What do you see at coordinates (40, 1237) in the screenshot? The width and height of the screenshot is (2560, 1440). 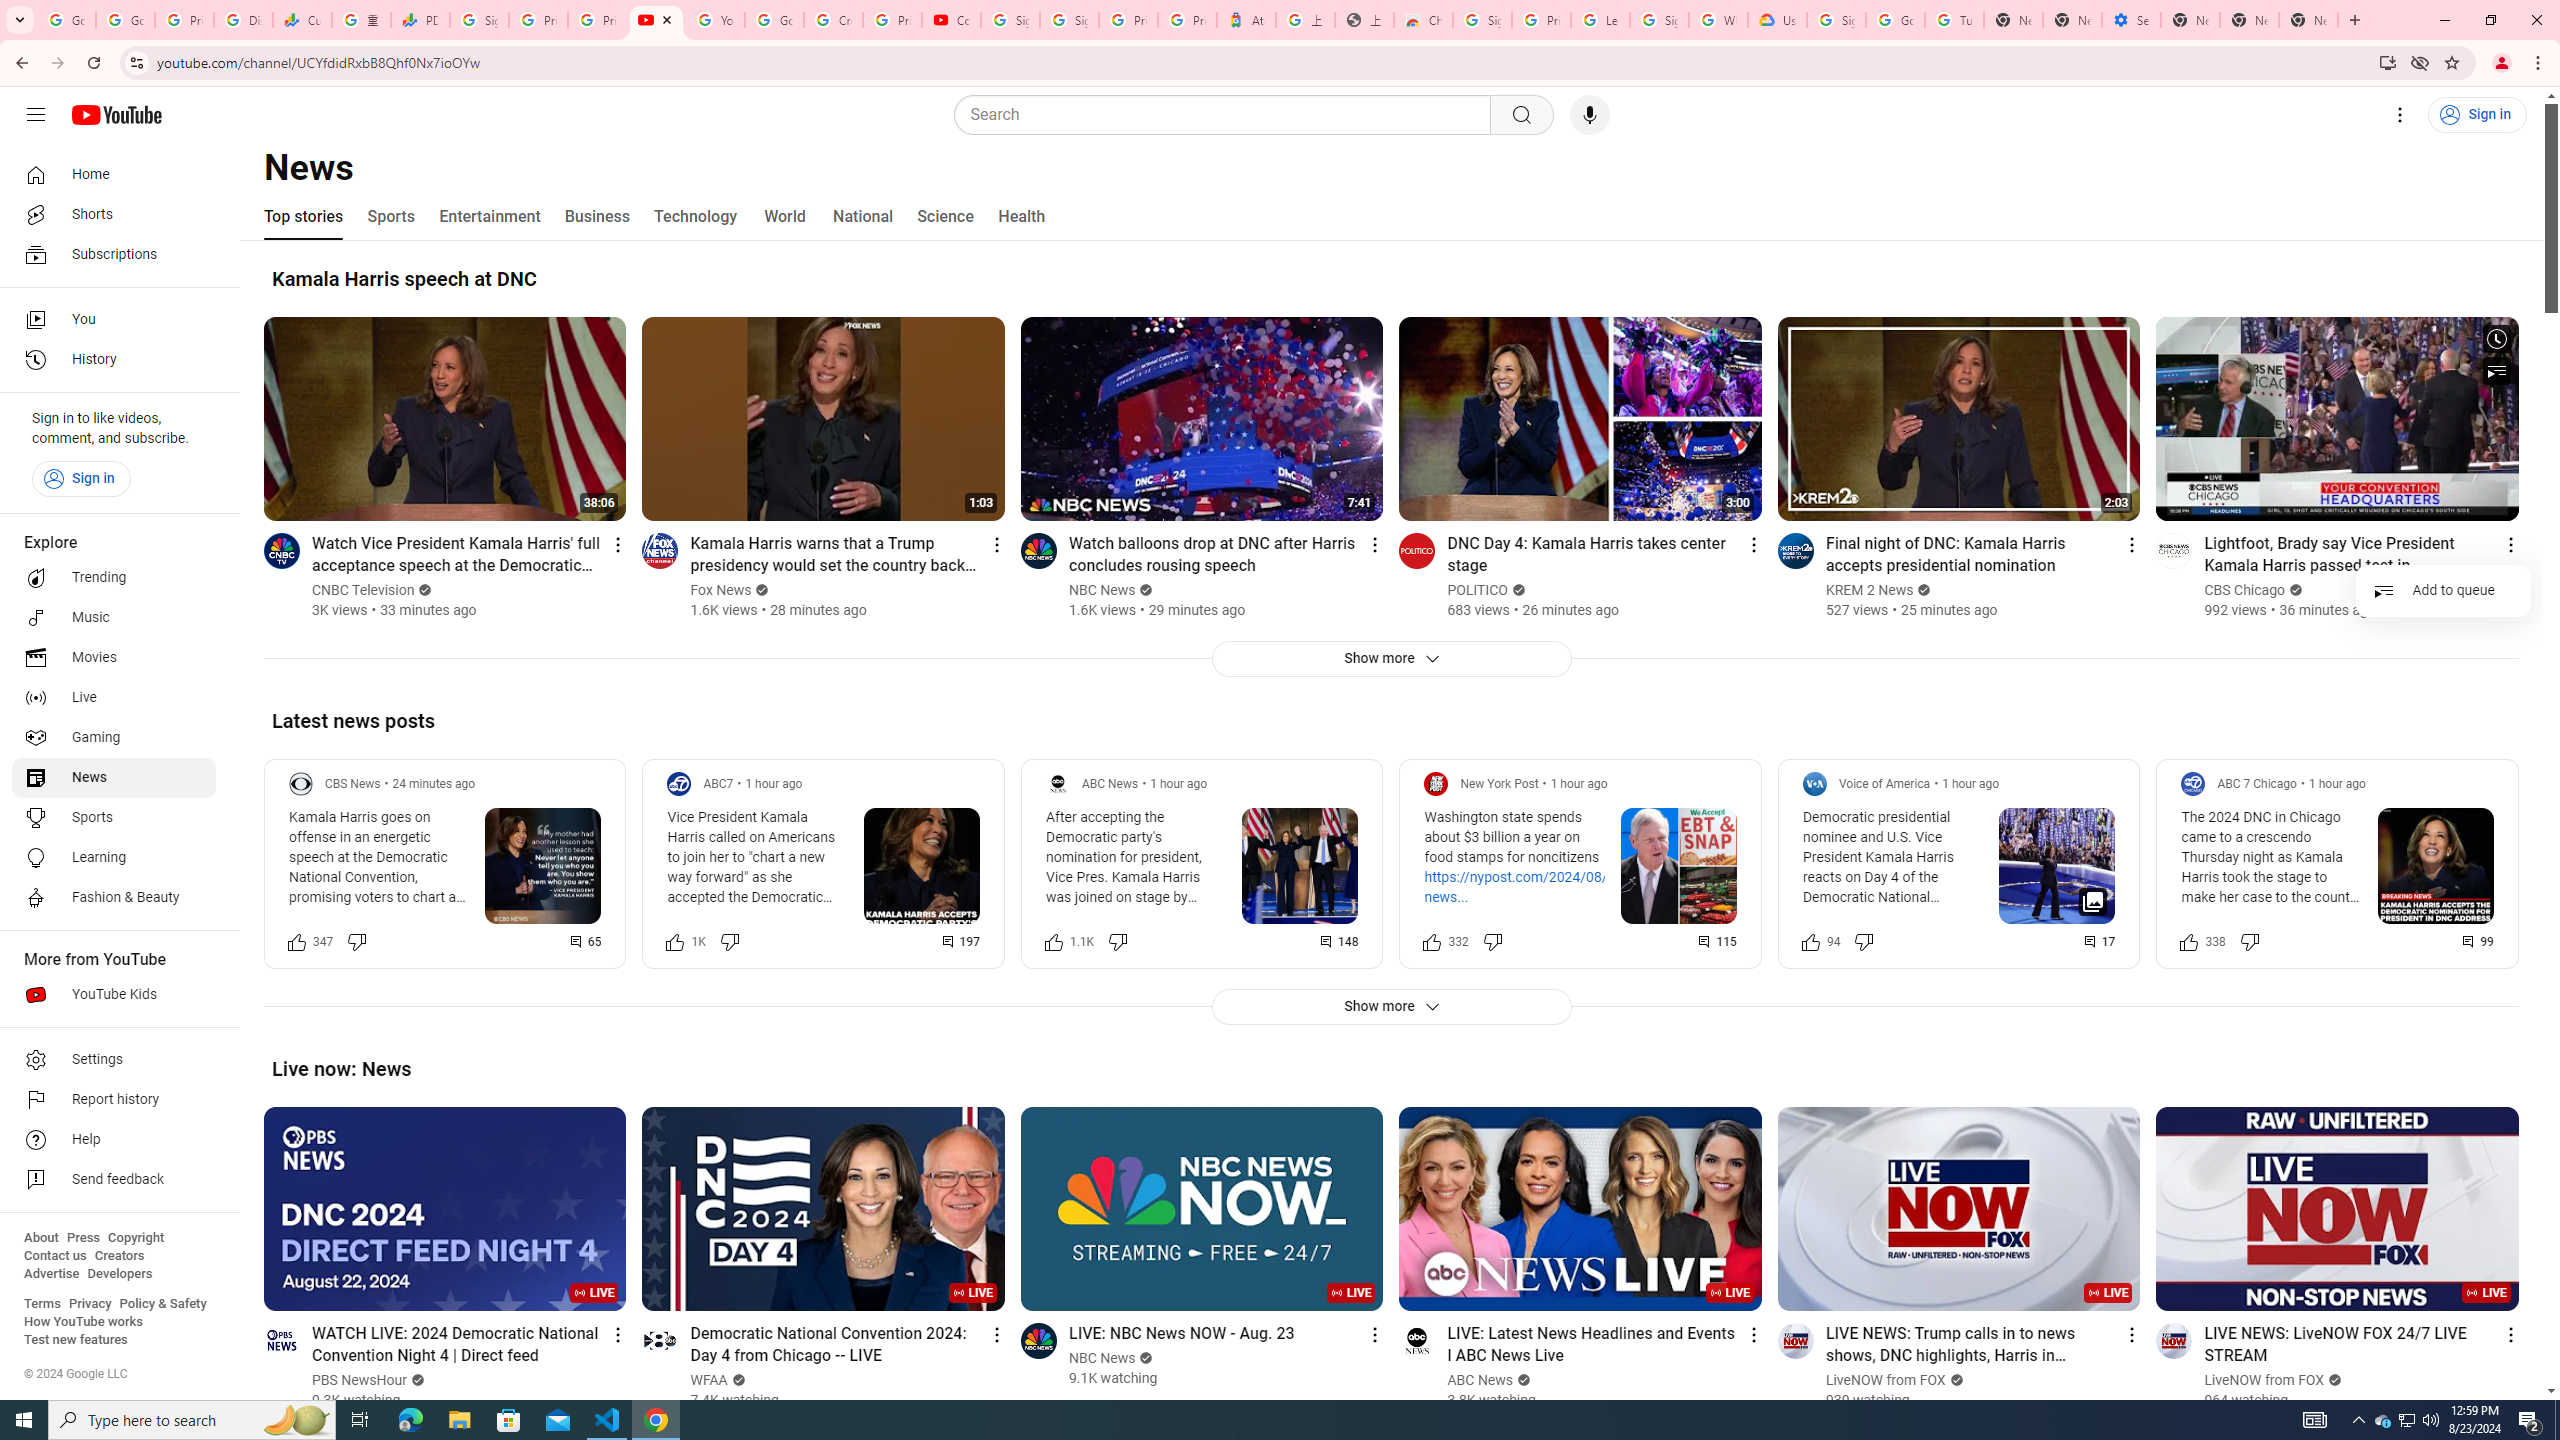 I see `'About'` at bounding box center [40, 1237].